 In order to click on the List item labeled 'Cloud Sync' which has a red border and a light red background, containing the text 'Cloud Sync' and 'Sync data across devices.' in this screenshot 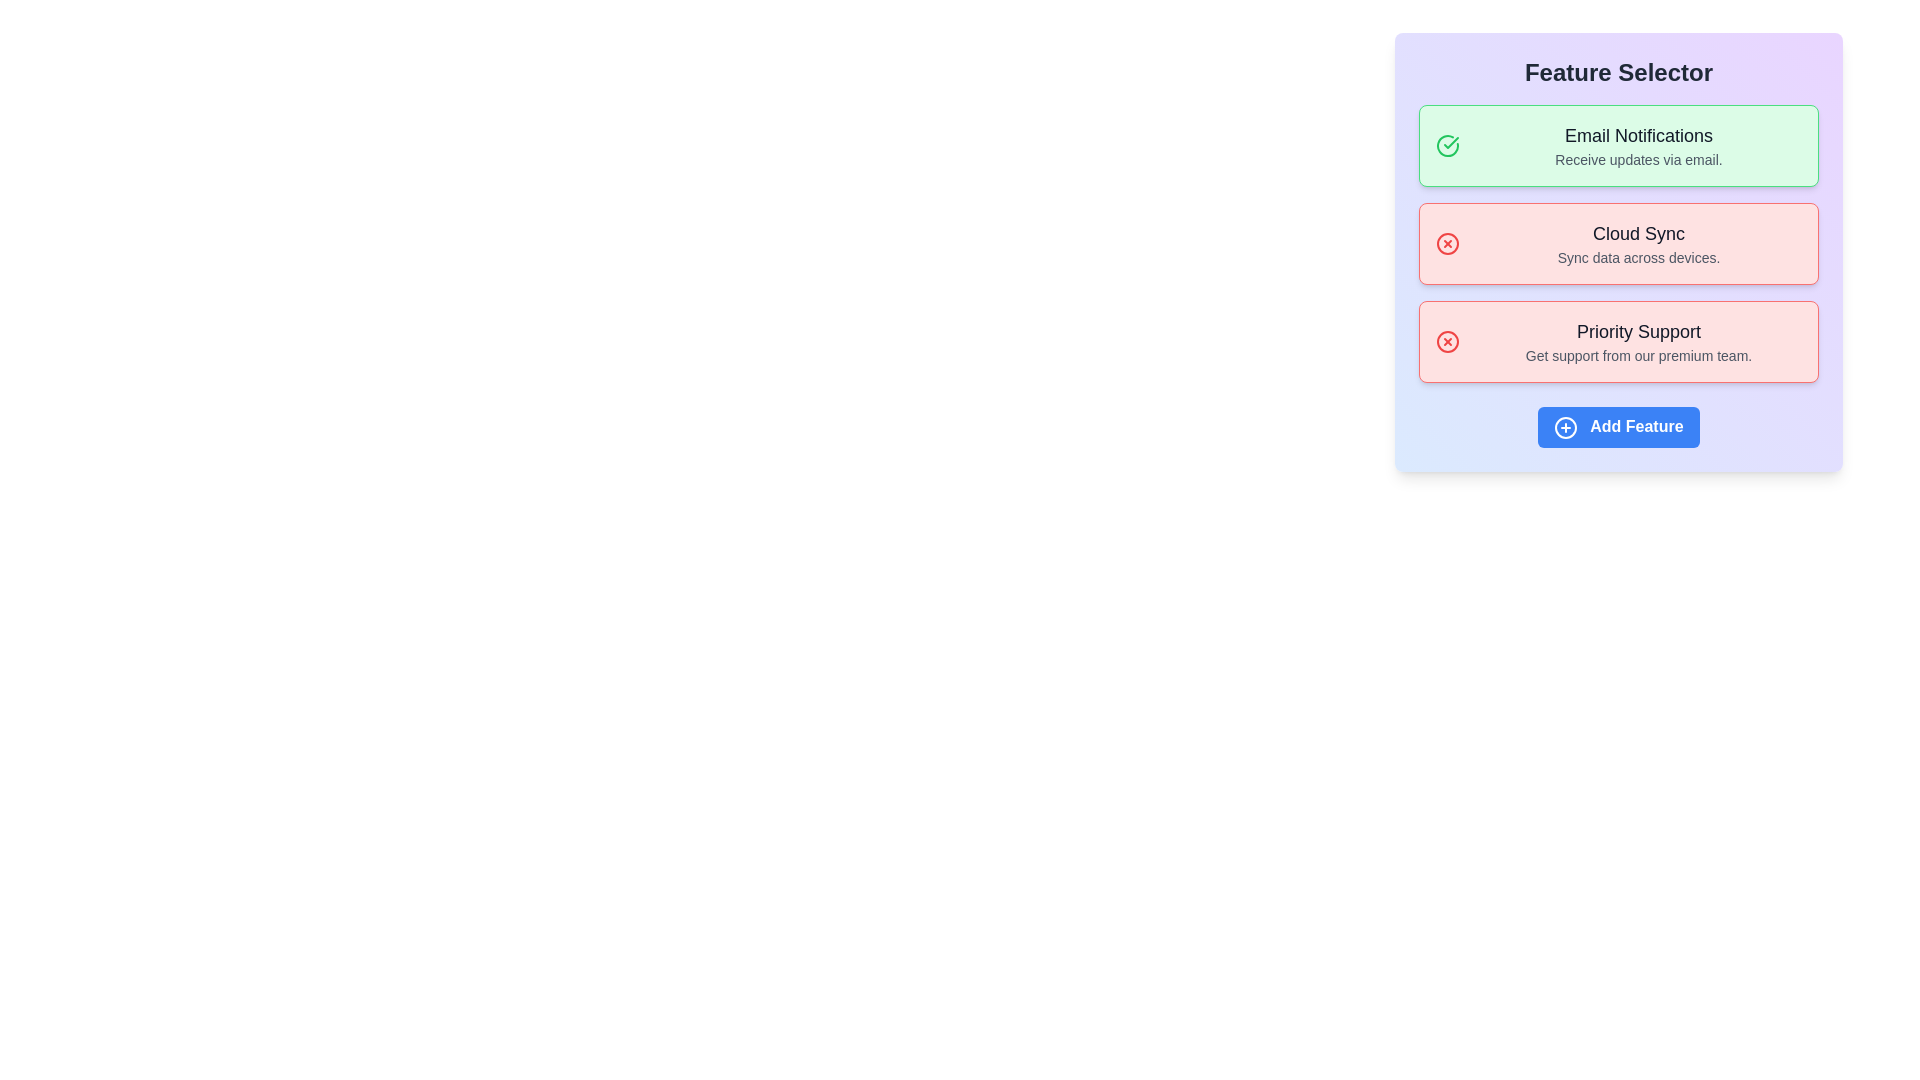, I will do `click(1618, 242)`.